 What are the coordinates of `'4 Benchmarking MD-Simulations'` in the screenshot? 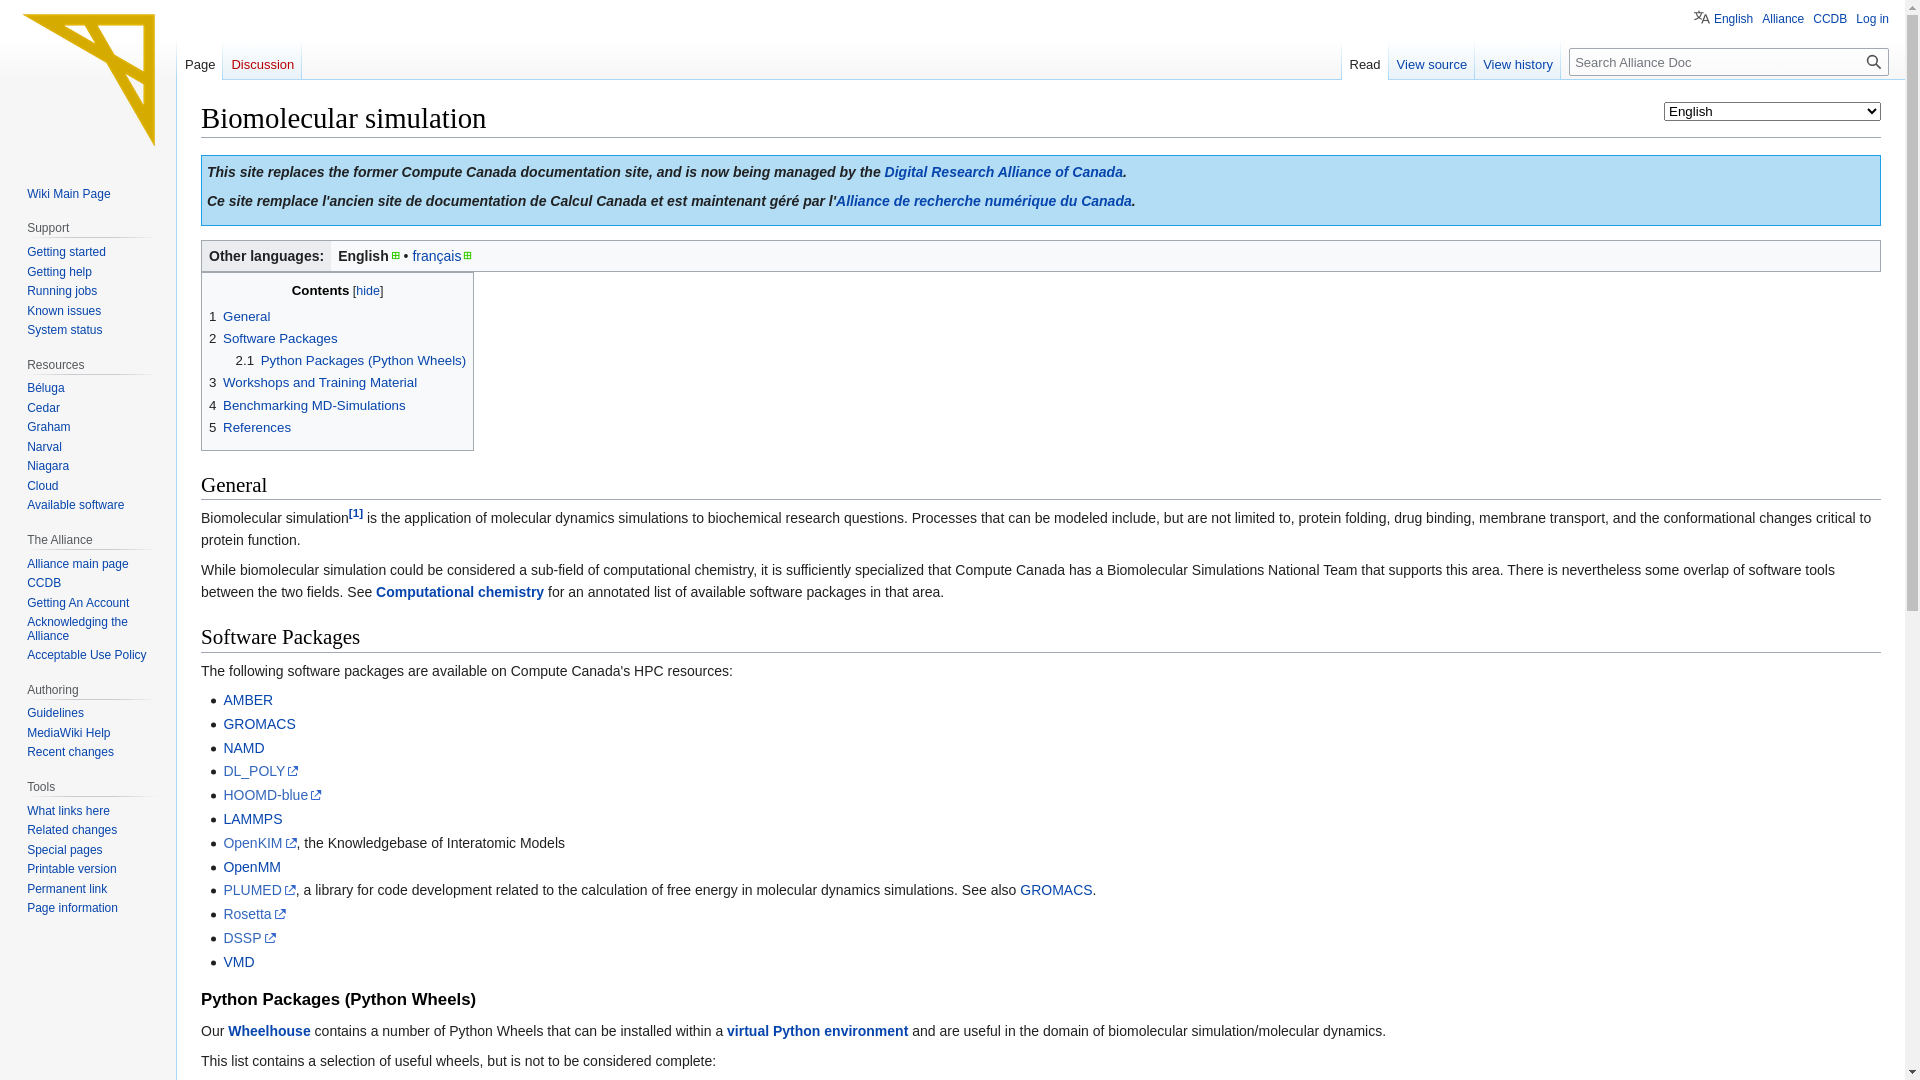 It's located at (306, 405).